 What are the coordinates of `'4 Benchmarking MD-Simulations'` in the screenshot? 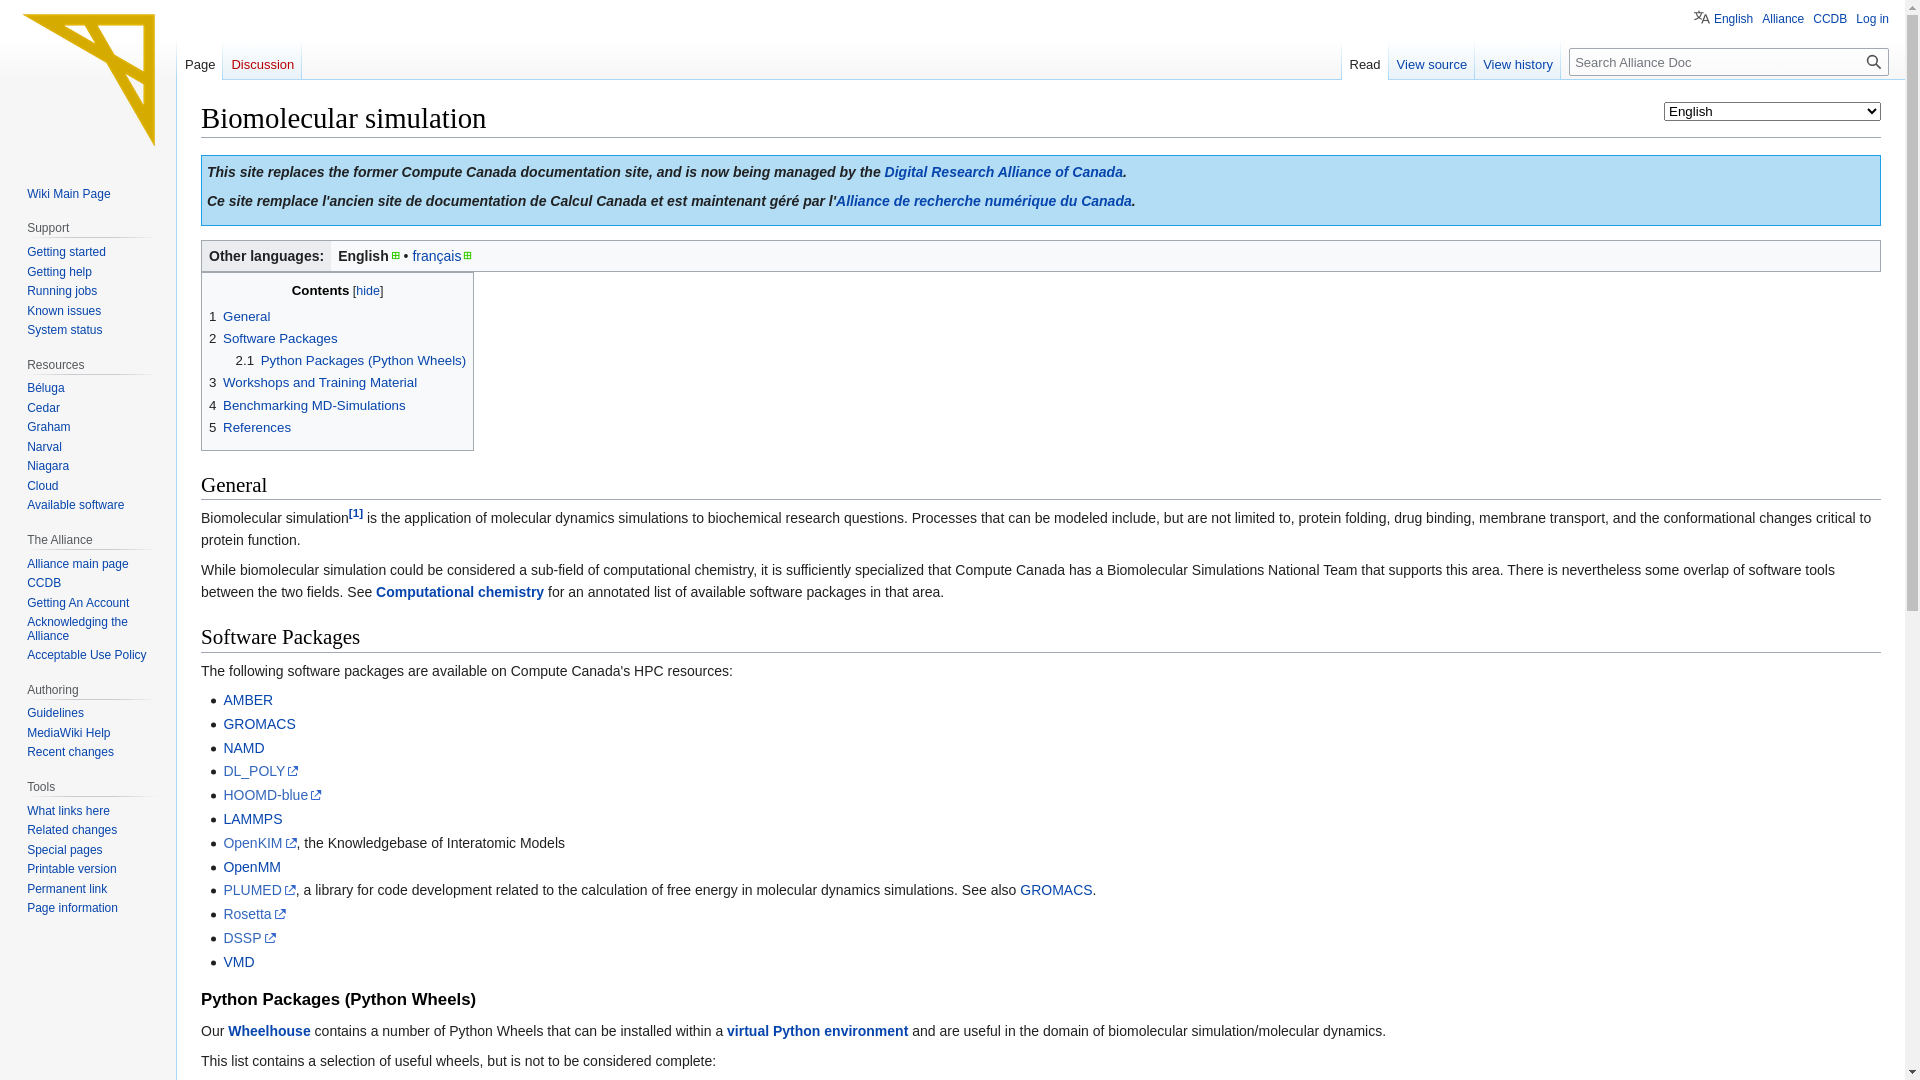 It's located at (306, 405).